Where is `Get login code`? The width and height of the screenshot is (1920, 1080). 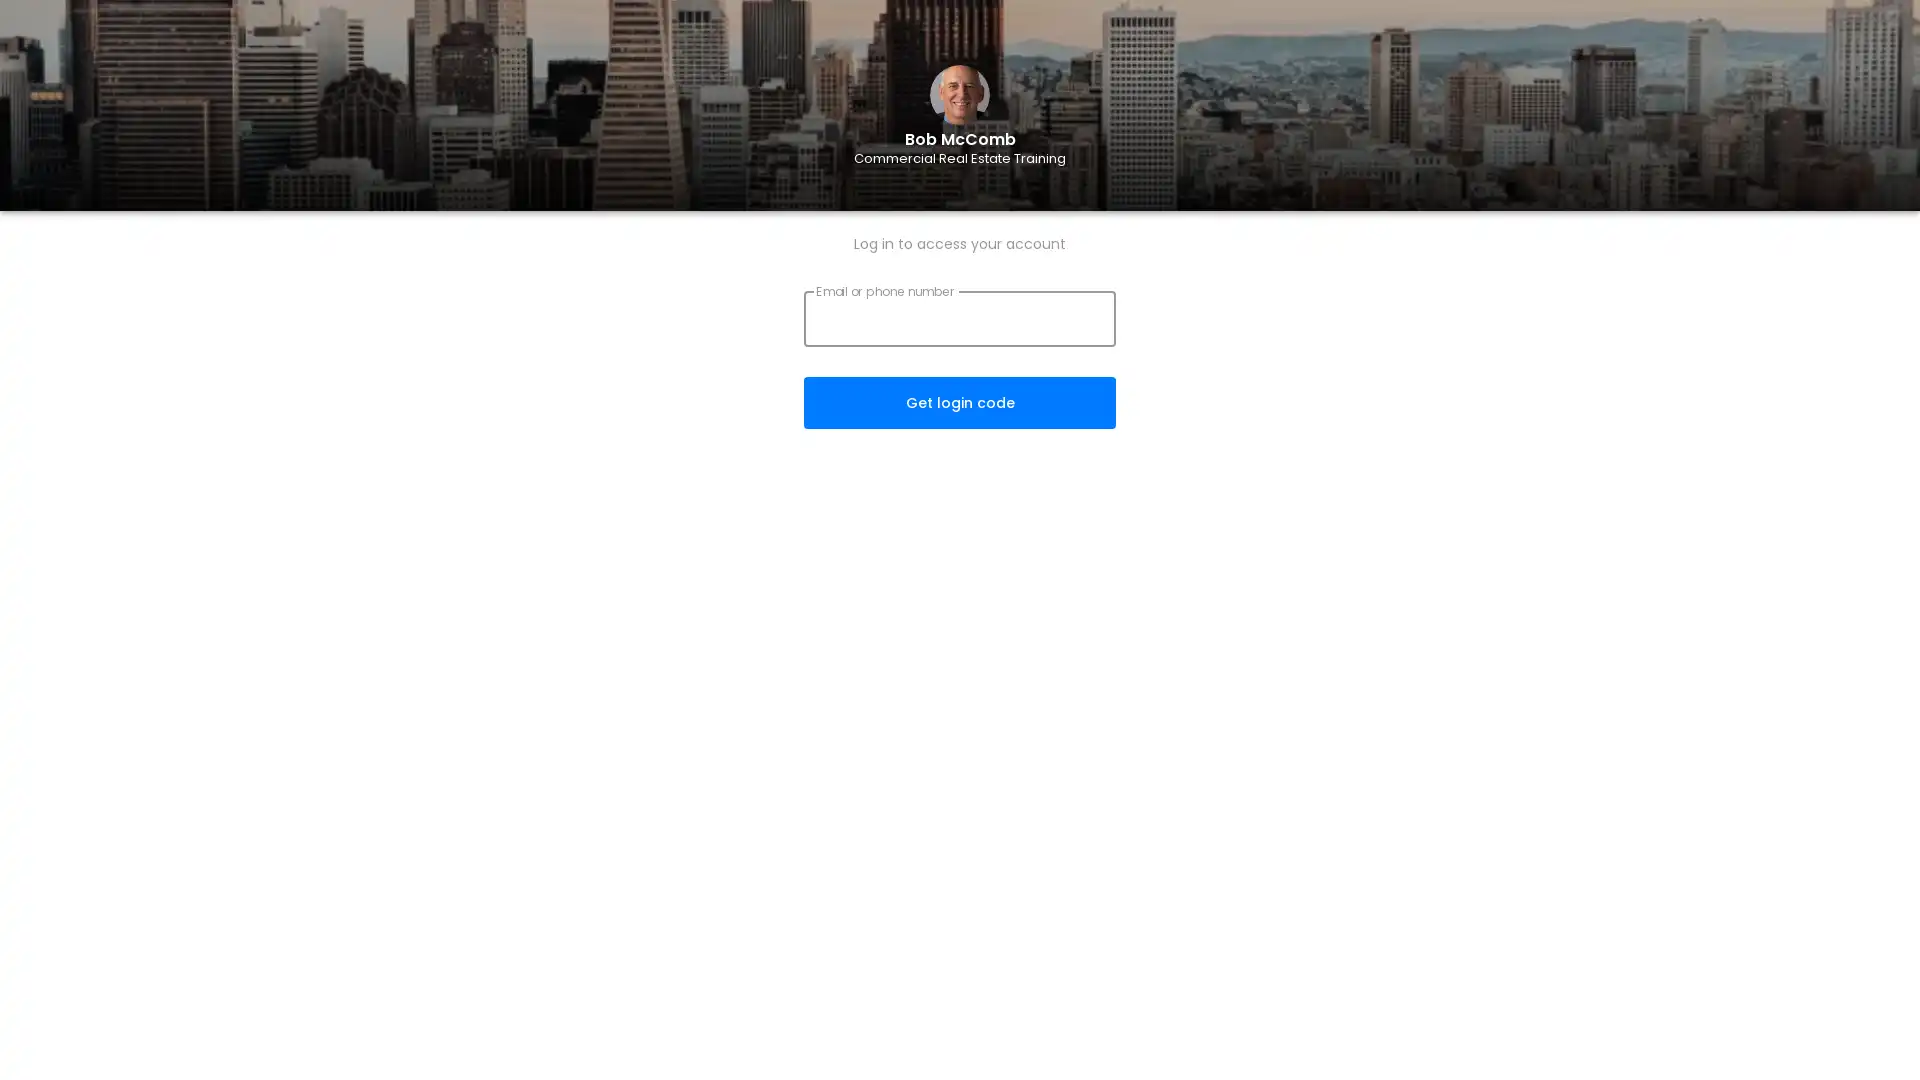
Get login code is located at coordinates (960, 455).